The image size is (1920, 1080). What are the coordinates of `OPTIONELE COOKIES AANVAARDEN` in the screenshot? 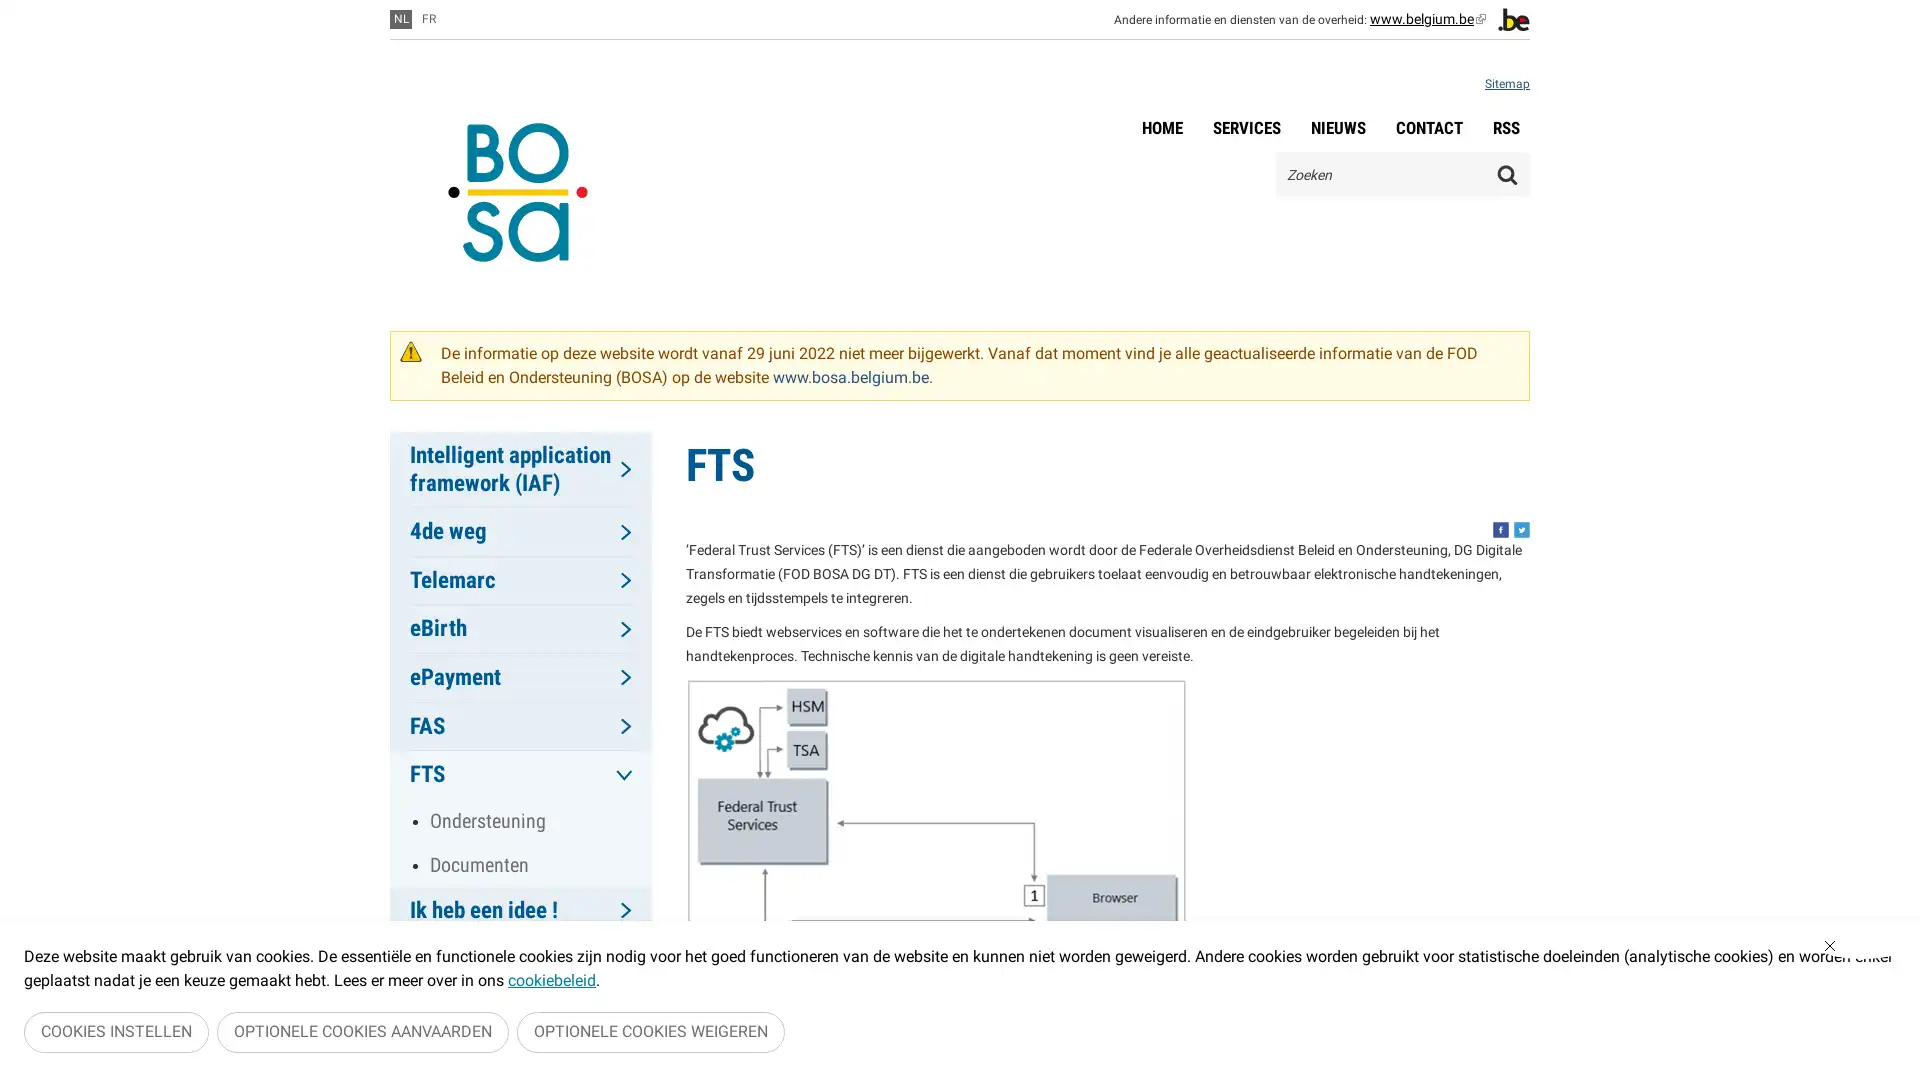 It's located at (363, 1034).